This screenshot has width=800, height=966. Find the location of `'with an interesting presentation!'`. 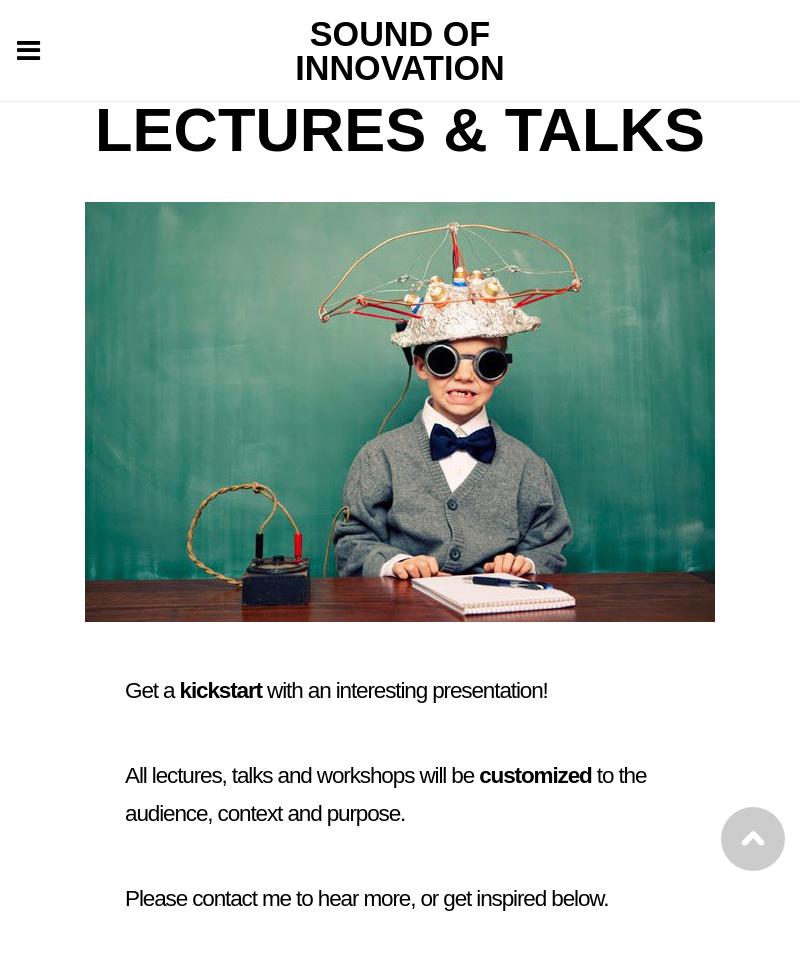

'with an interesting presentation!' is located at coordinates (404, 690).